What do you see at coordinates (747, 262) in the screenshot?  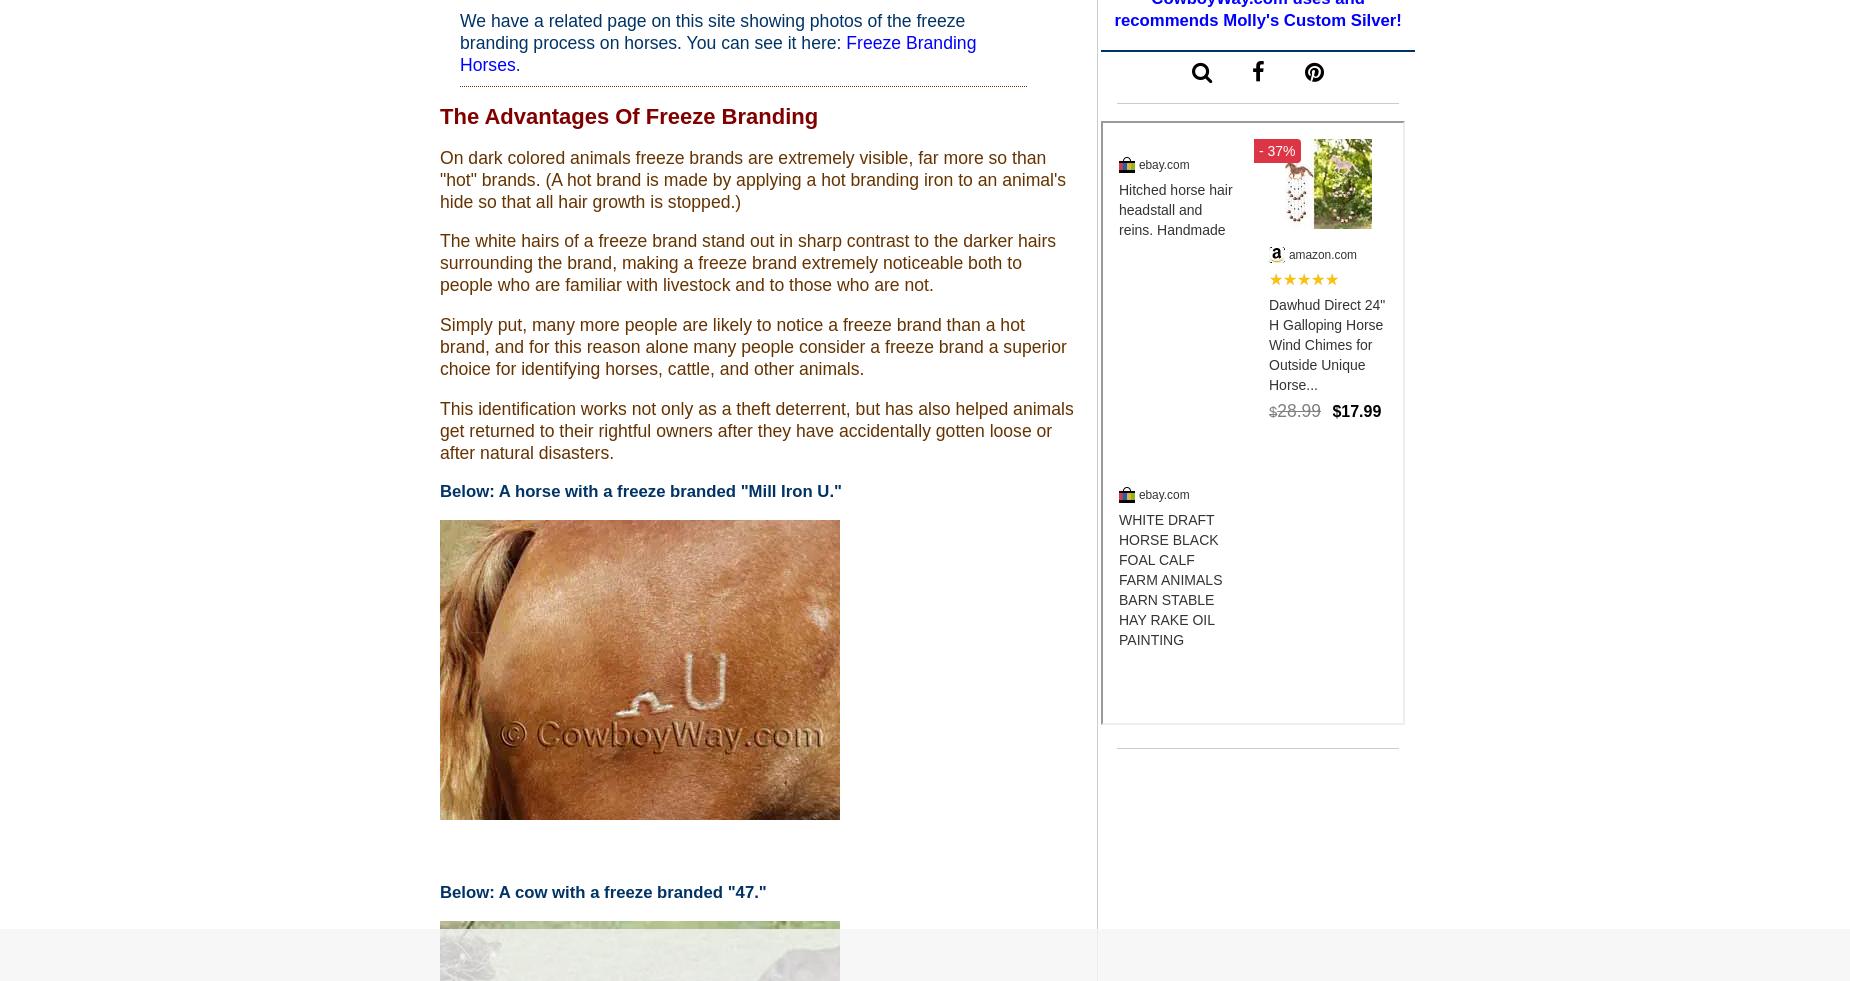 I see `'The white hairs of a freeze brand stand out in sharp contrast to the
darker hairs surrounding the brand, making a freeze brand extremely
noticeable both to people who are familiar with livestock and to those
who are not.'` at bounding box center [747, 262].